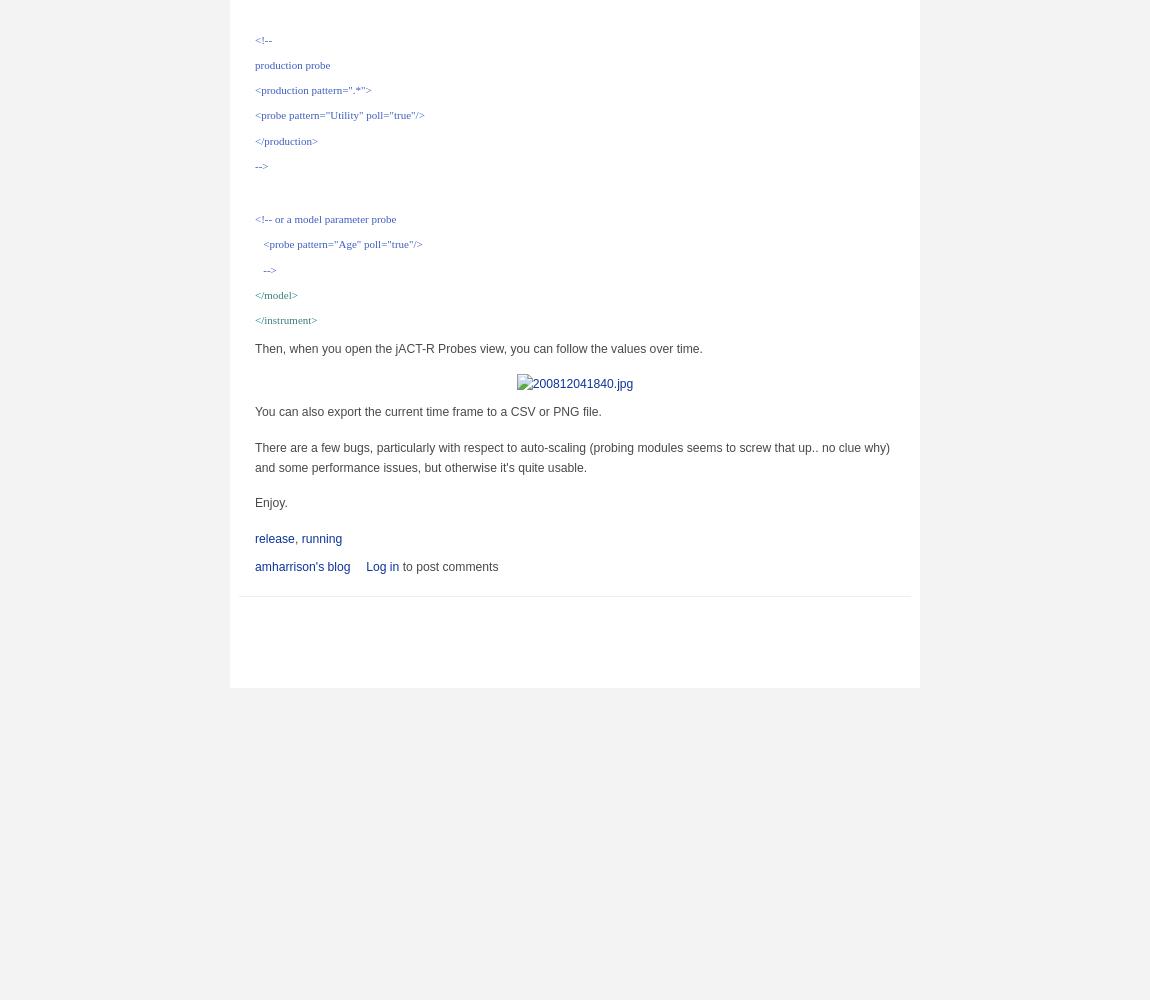  Describe the element at coordinates (285, 140) in the screenshot. I see `'</production>'` at that location.